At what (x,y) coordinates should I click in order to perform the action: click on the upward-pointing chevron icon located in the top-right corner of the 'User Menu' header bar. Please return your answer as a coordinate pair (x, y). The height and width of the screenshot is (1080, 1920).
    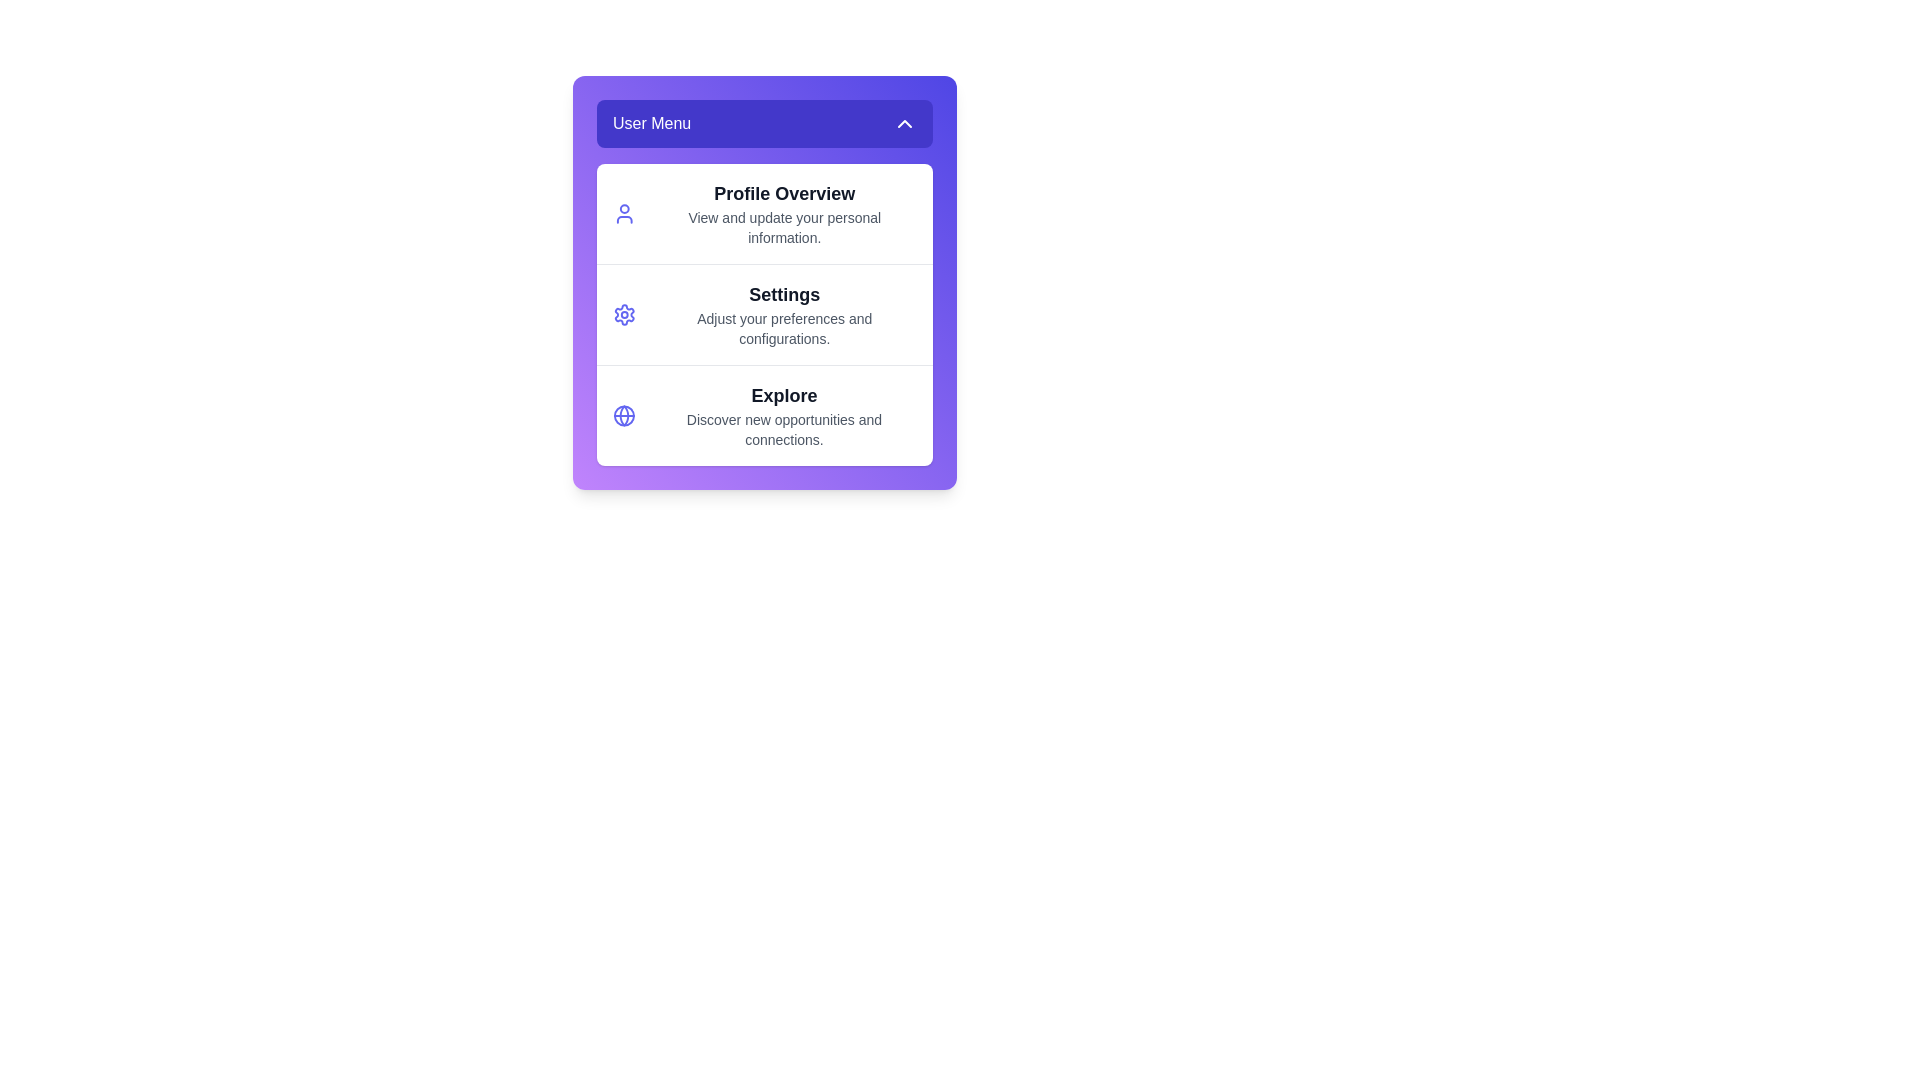
    Looking at the image, I should click on (904, 123).